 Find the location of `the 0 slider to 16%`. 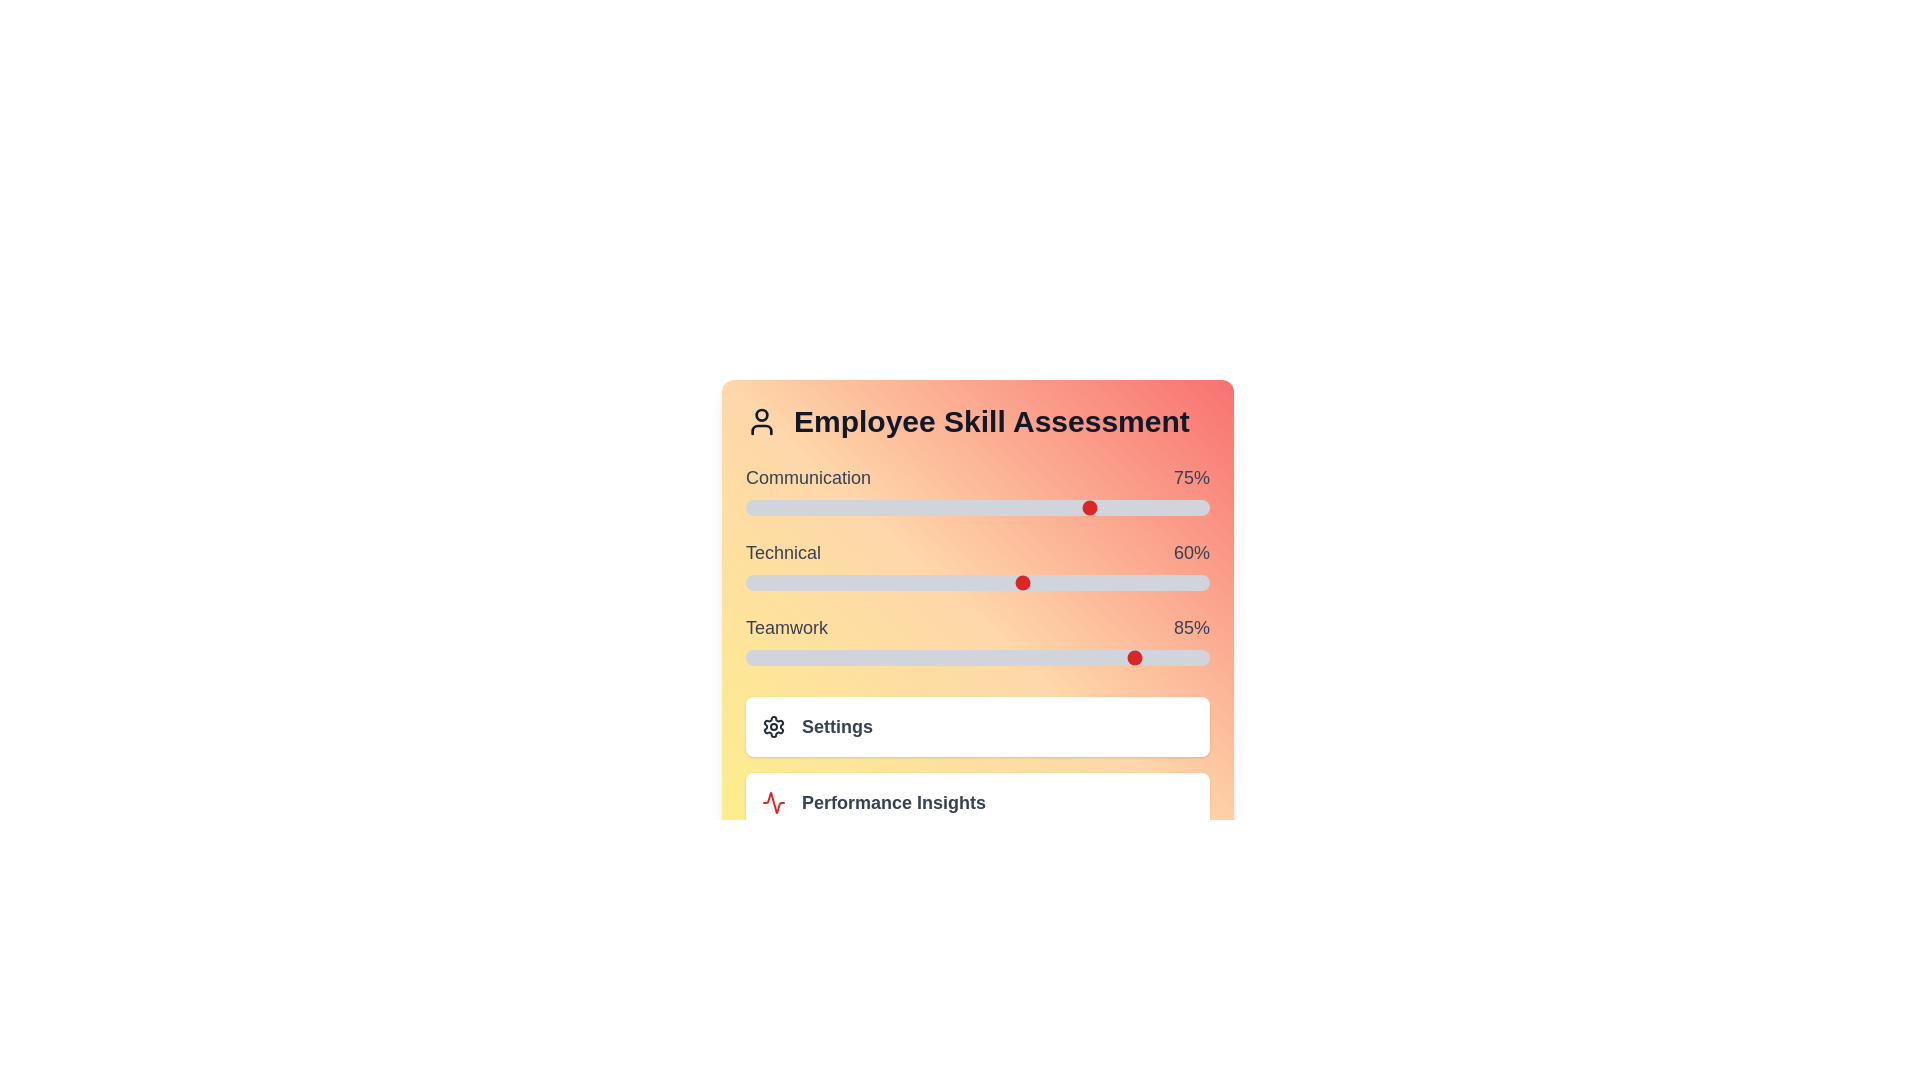

the 0 slider to 16% is located at coordinates (1051, 507).